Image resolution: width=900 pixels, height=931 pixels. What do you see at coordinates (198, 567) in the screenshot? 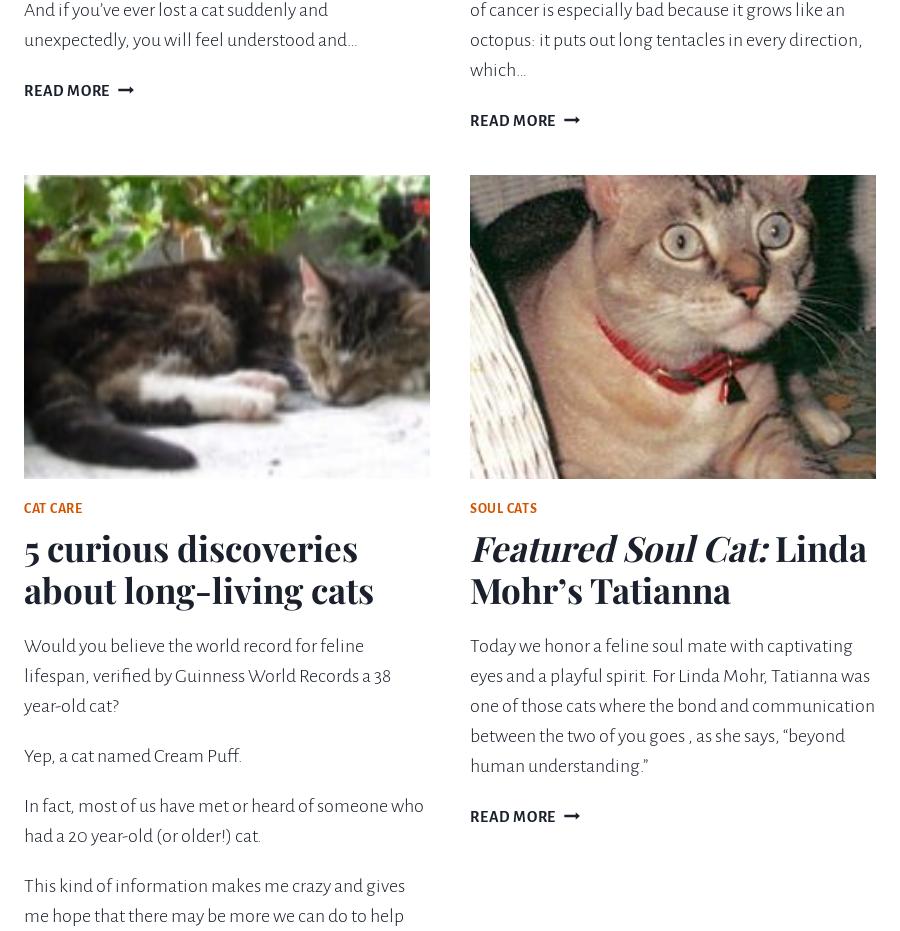
I see `'5 curious discoveries about long-living cats'` at bounding box center [198, 567].